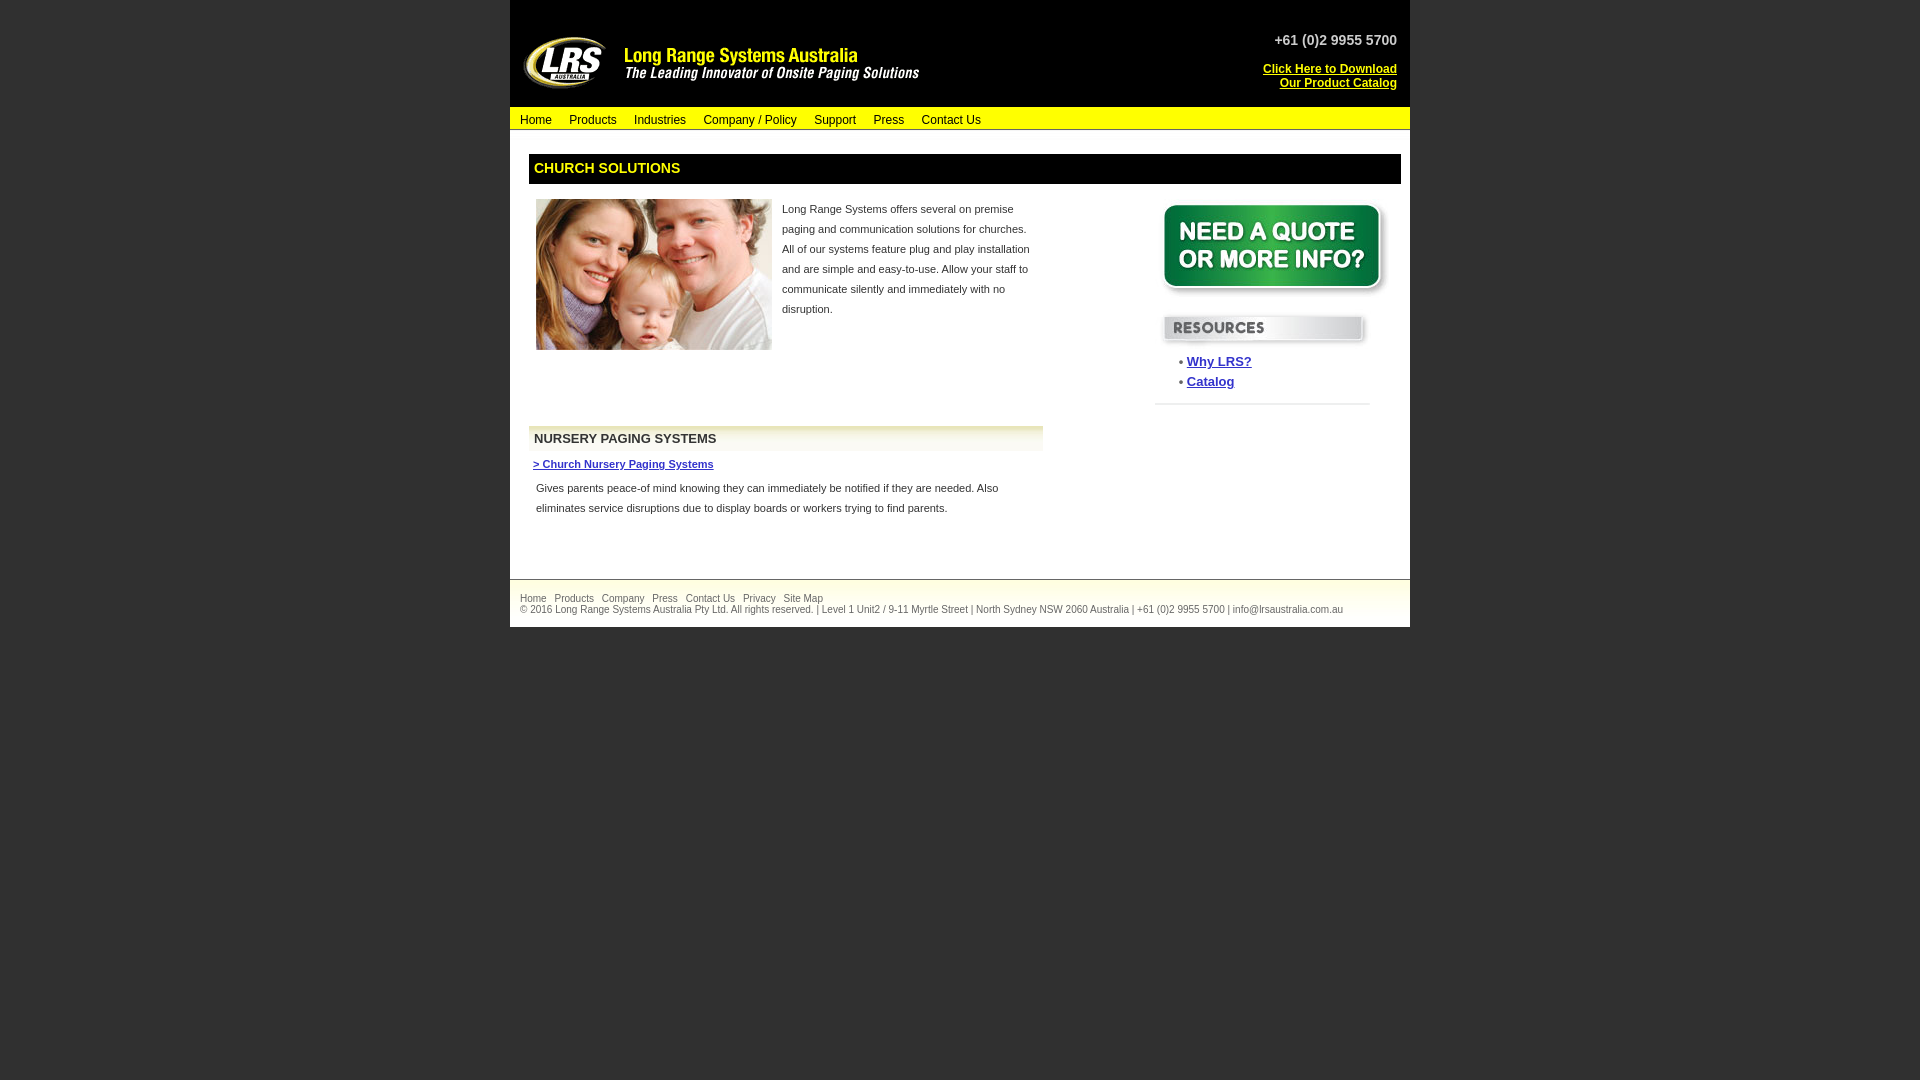  Describe the element at coordinates (1218, 361) in the screenshot. I see `'Why LRS?'` at that location.